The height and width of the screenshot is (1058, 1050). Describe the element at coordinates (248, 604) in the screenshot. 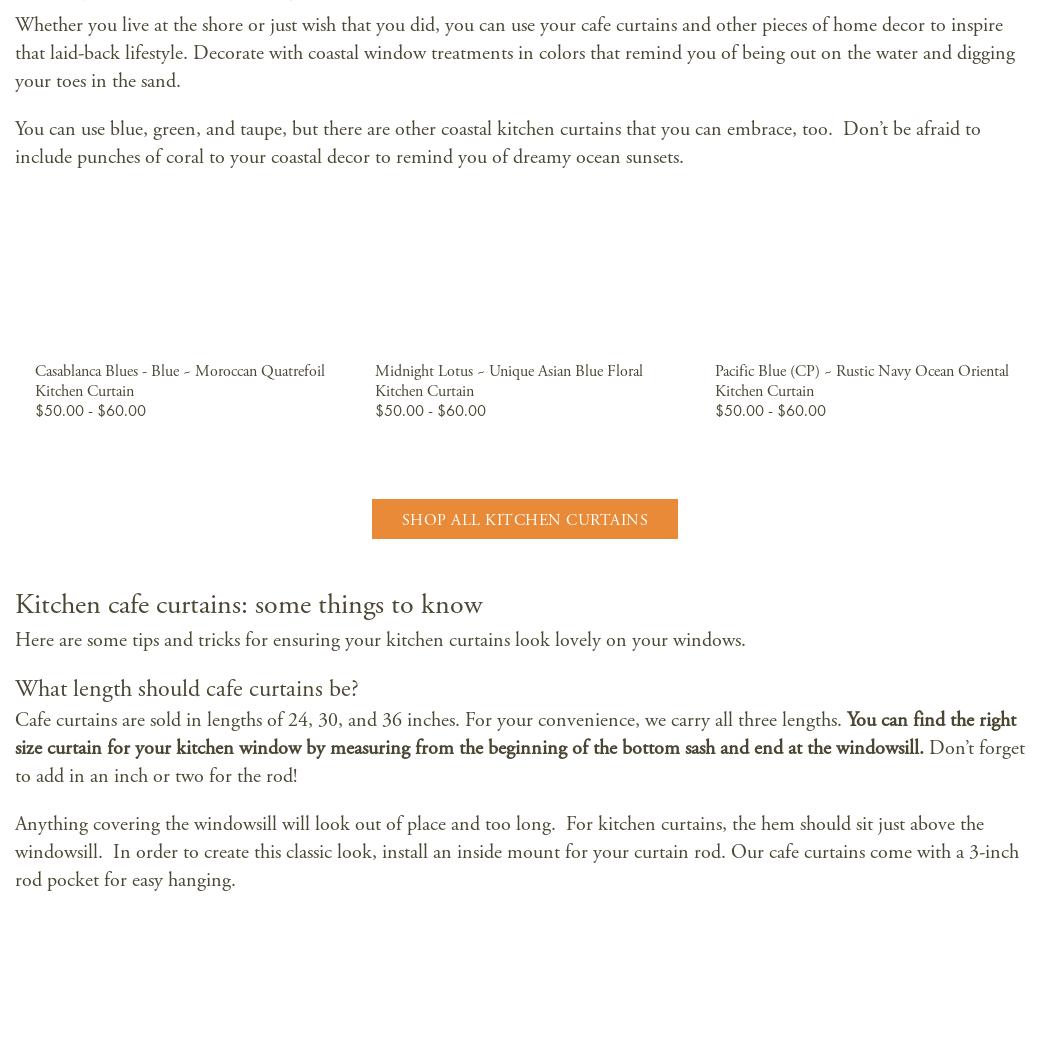

I see `'Kitchen cafe curtains: some things to know'` at that location.